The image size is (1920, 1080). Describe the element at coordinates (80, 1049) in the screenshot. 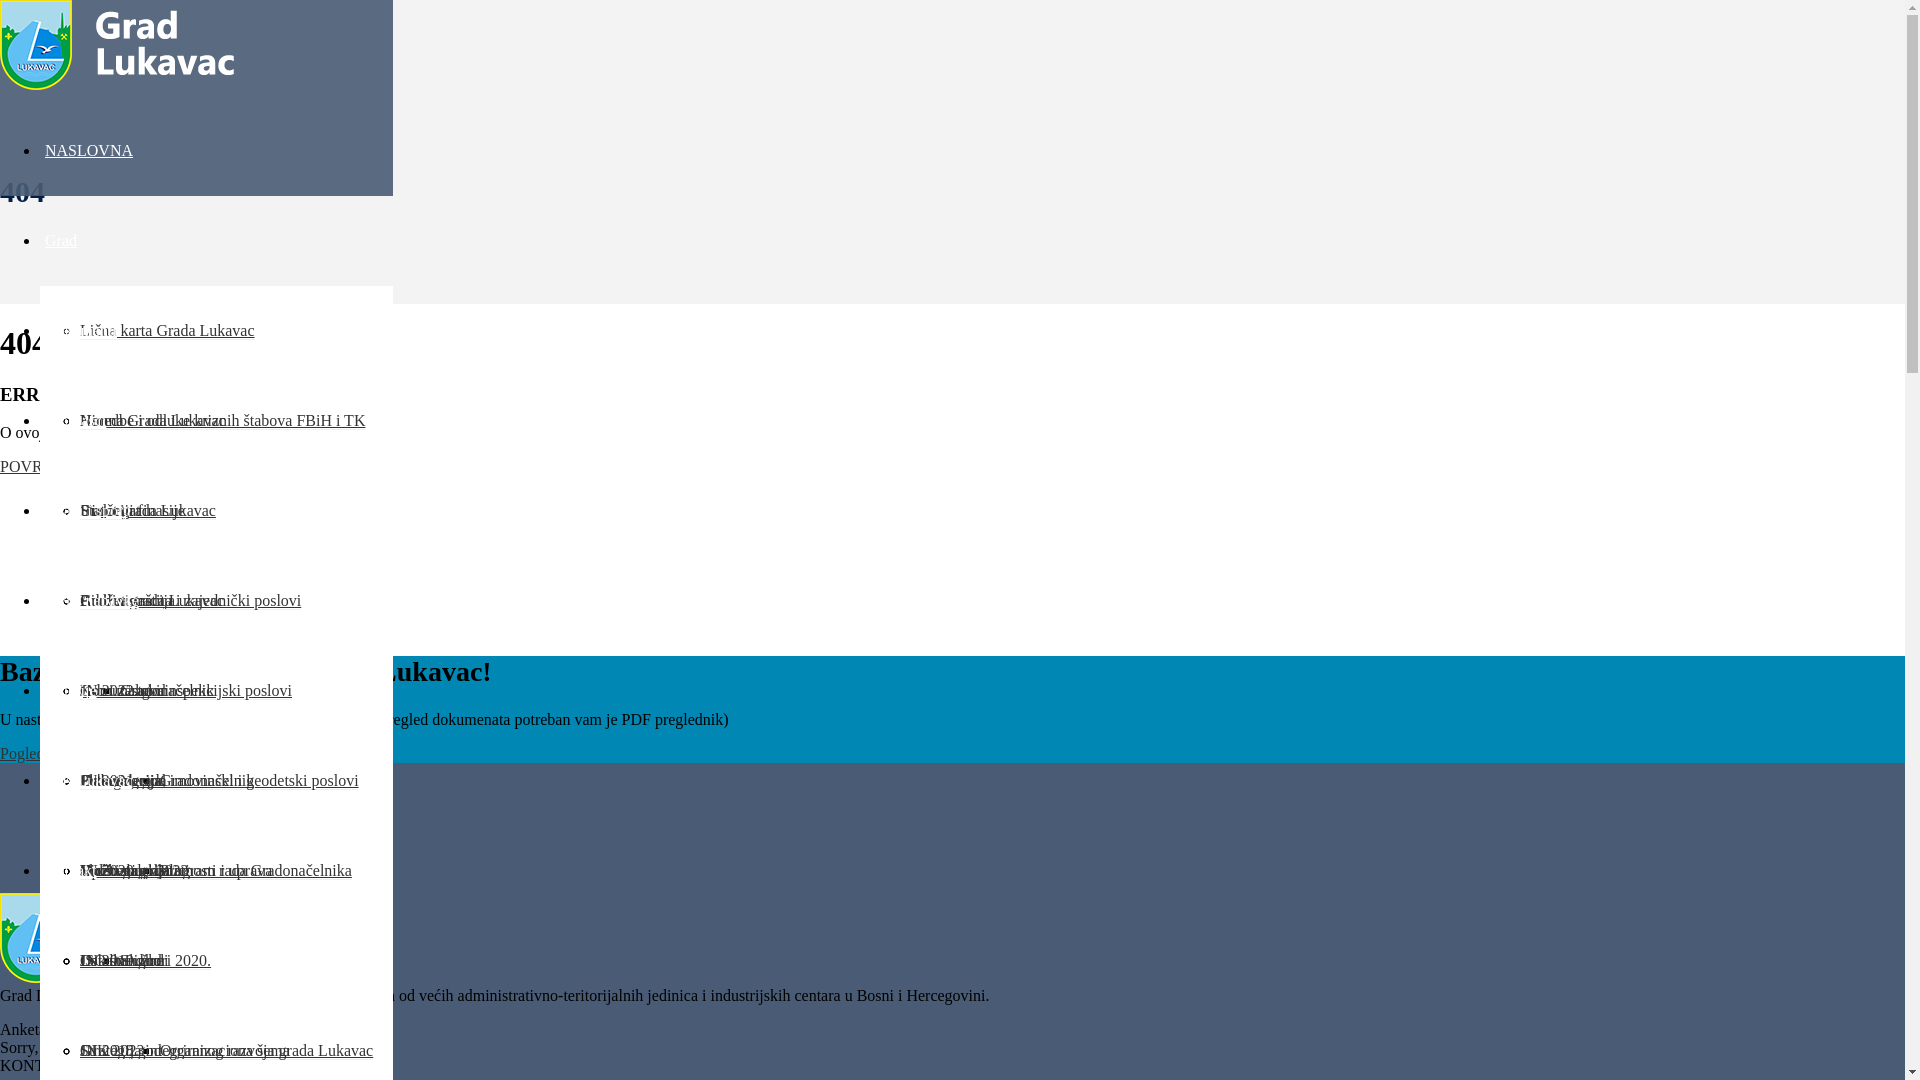

I see `'GIK 2023'` at that location.